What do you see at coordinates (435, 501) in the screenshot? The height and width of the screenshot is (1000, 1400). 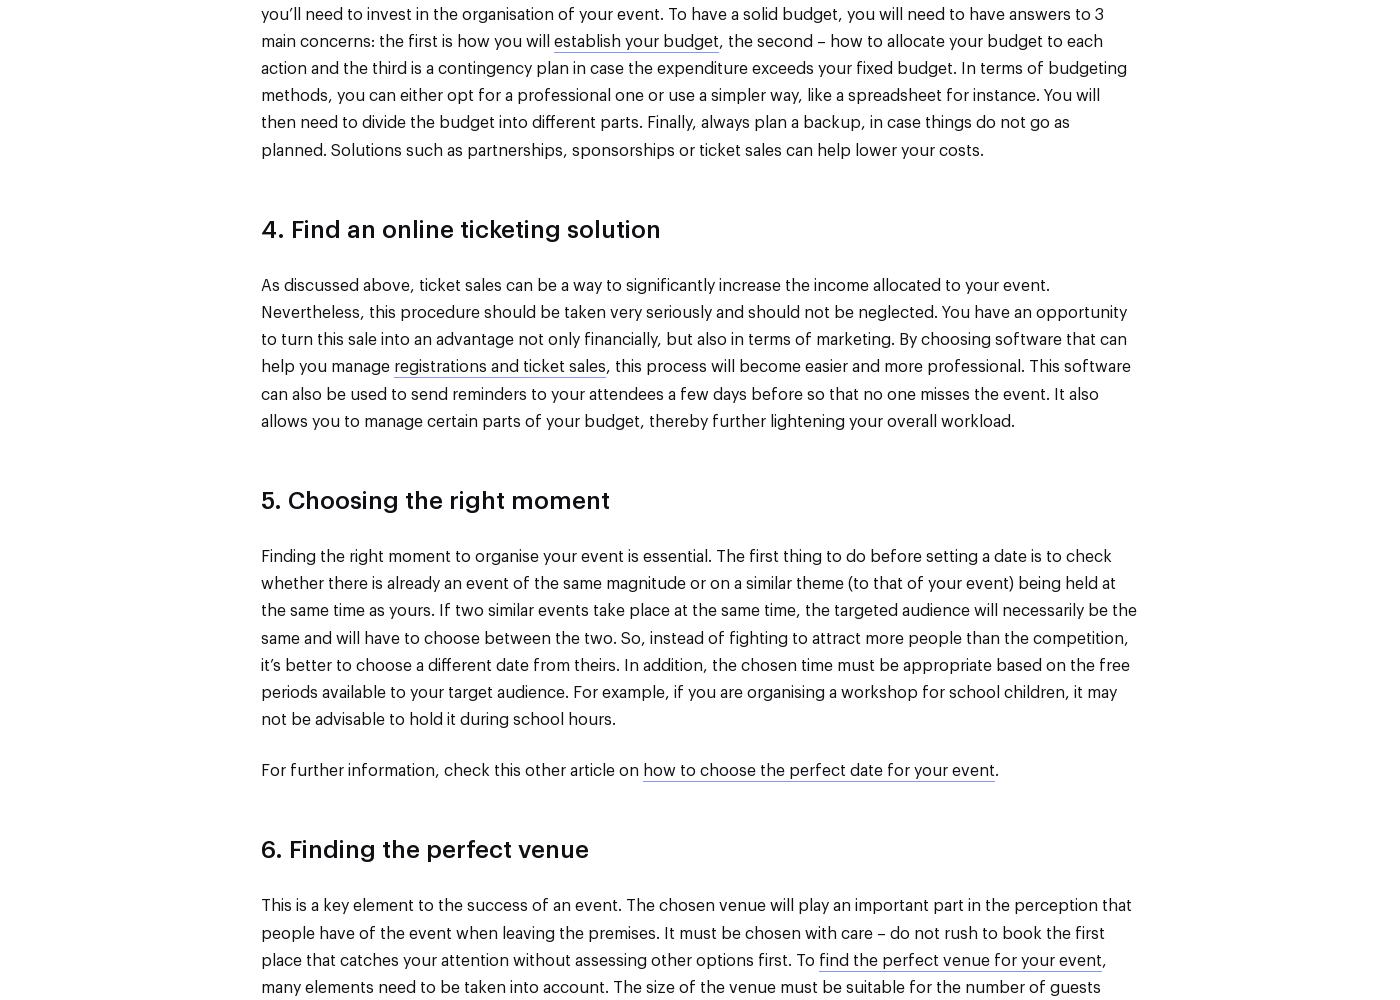 I see `'5. Choosing the right moment'` at bounding box center [435, 501].